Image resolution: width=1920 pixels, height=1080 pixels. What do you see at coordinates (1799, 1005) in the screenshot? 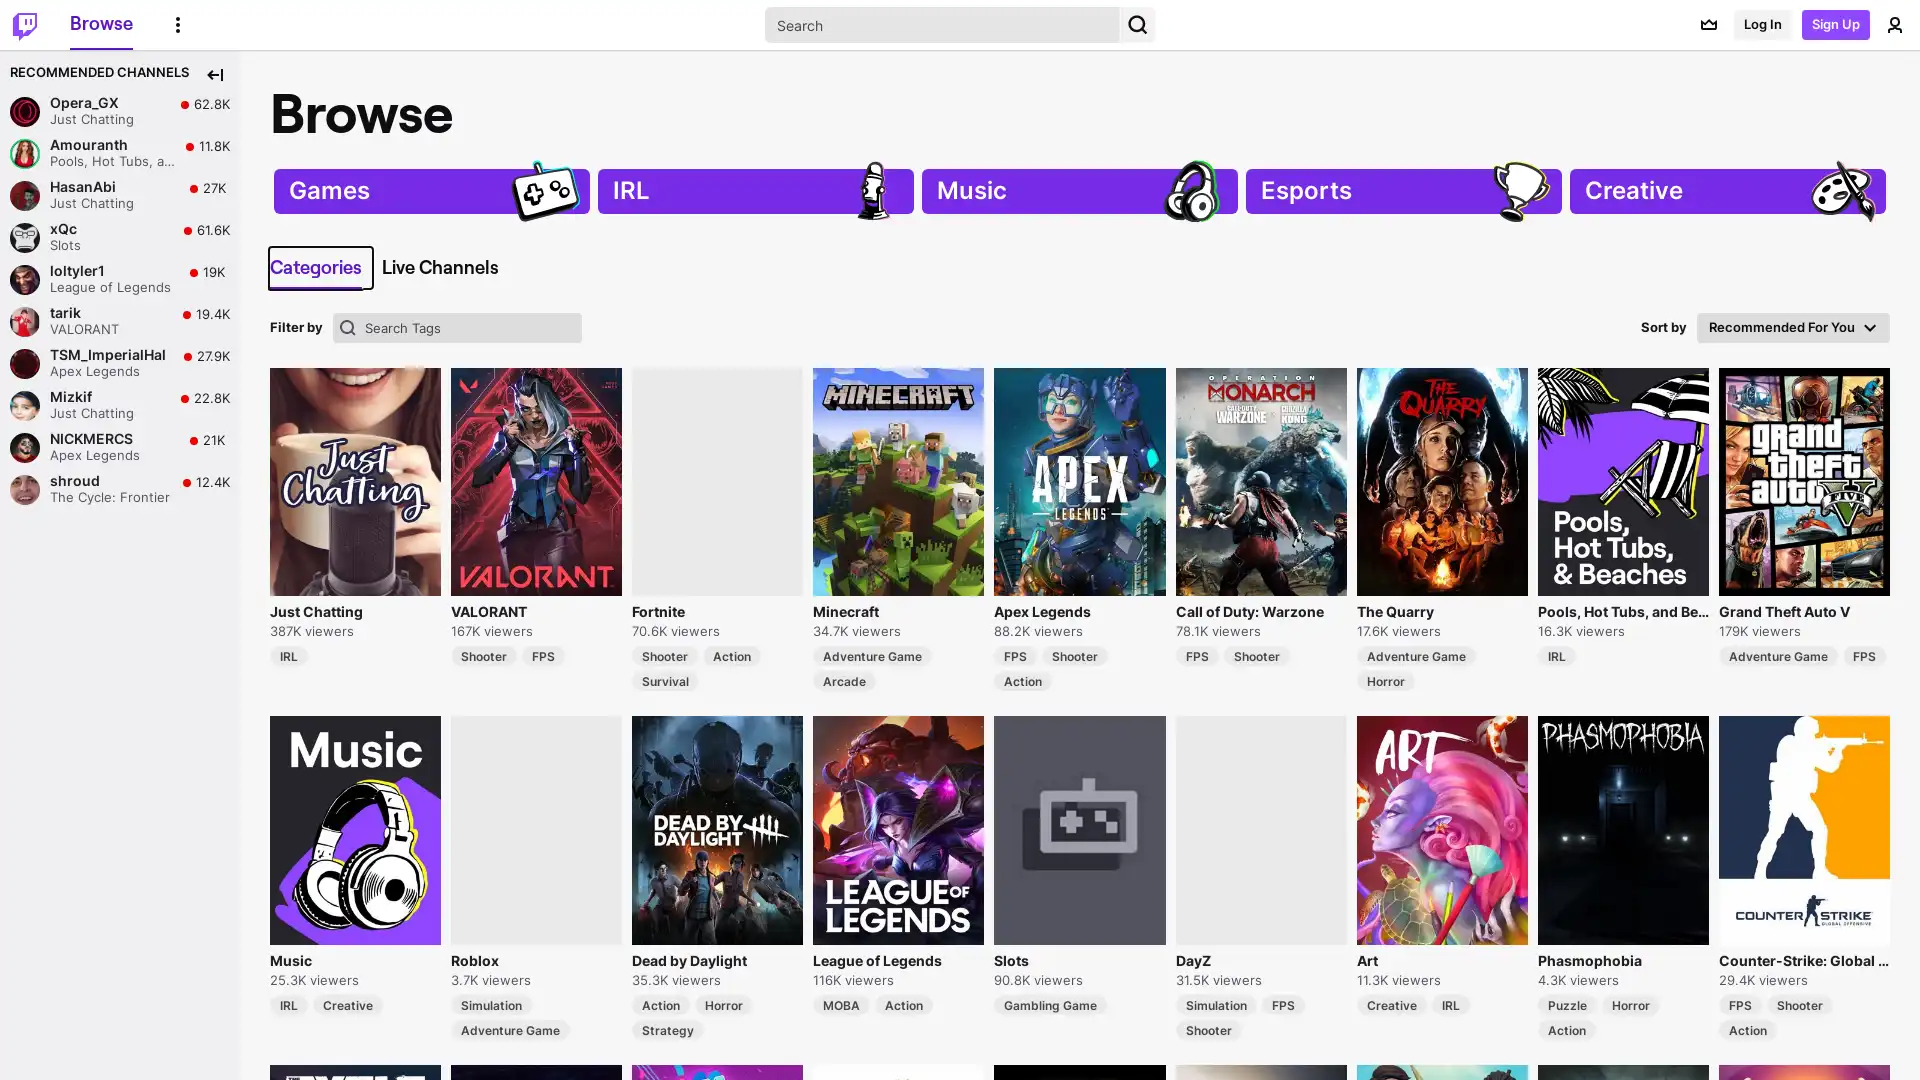
I see `Shooter` at bounding box center [1799, 1005].